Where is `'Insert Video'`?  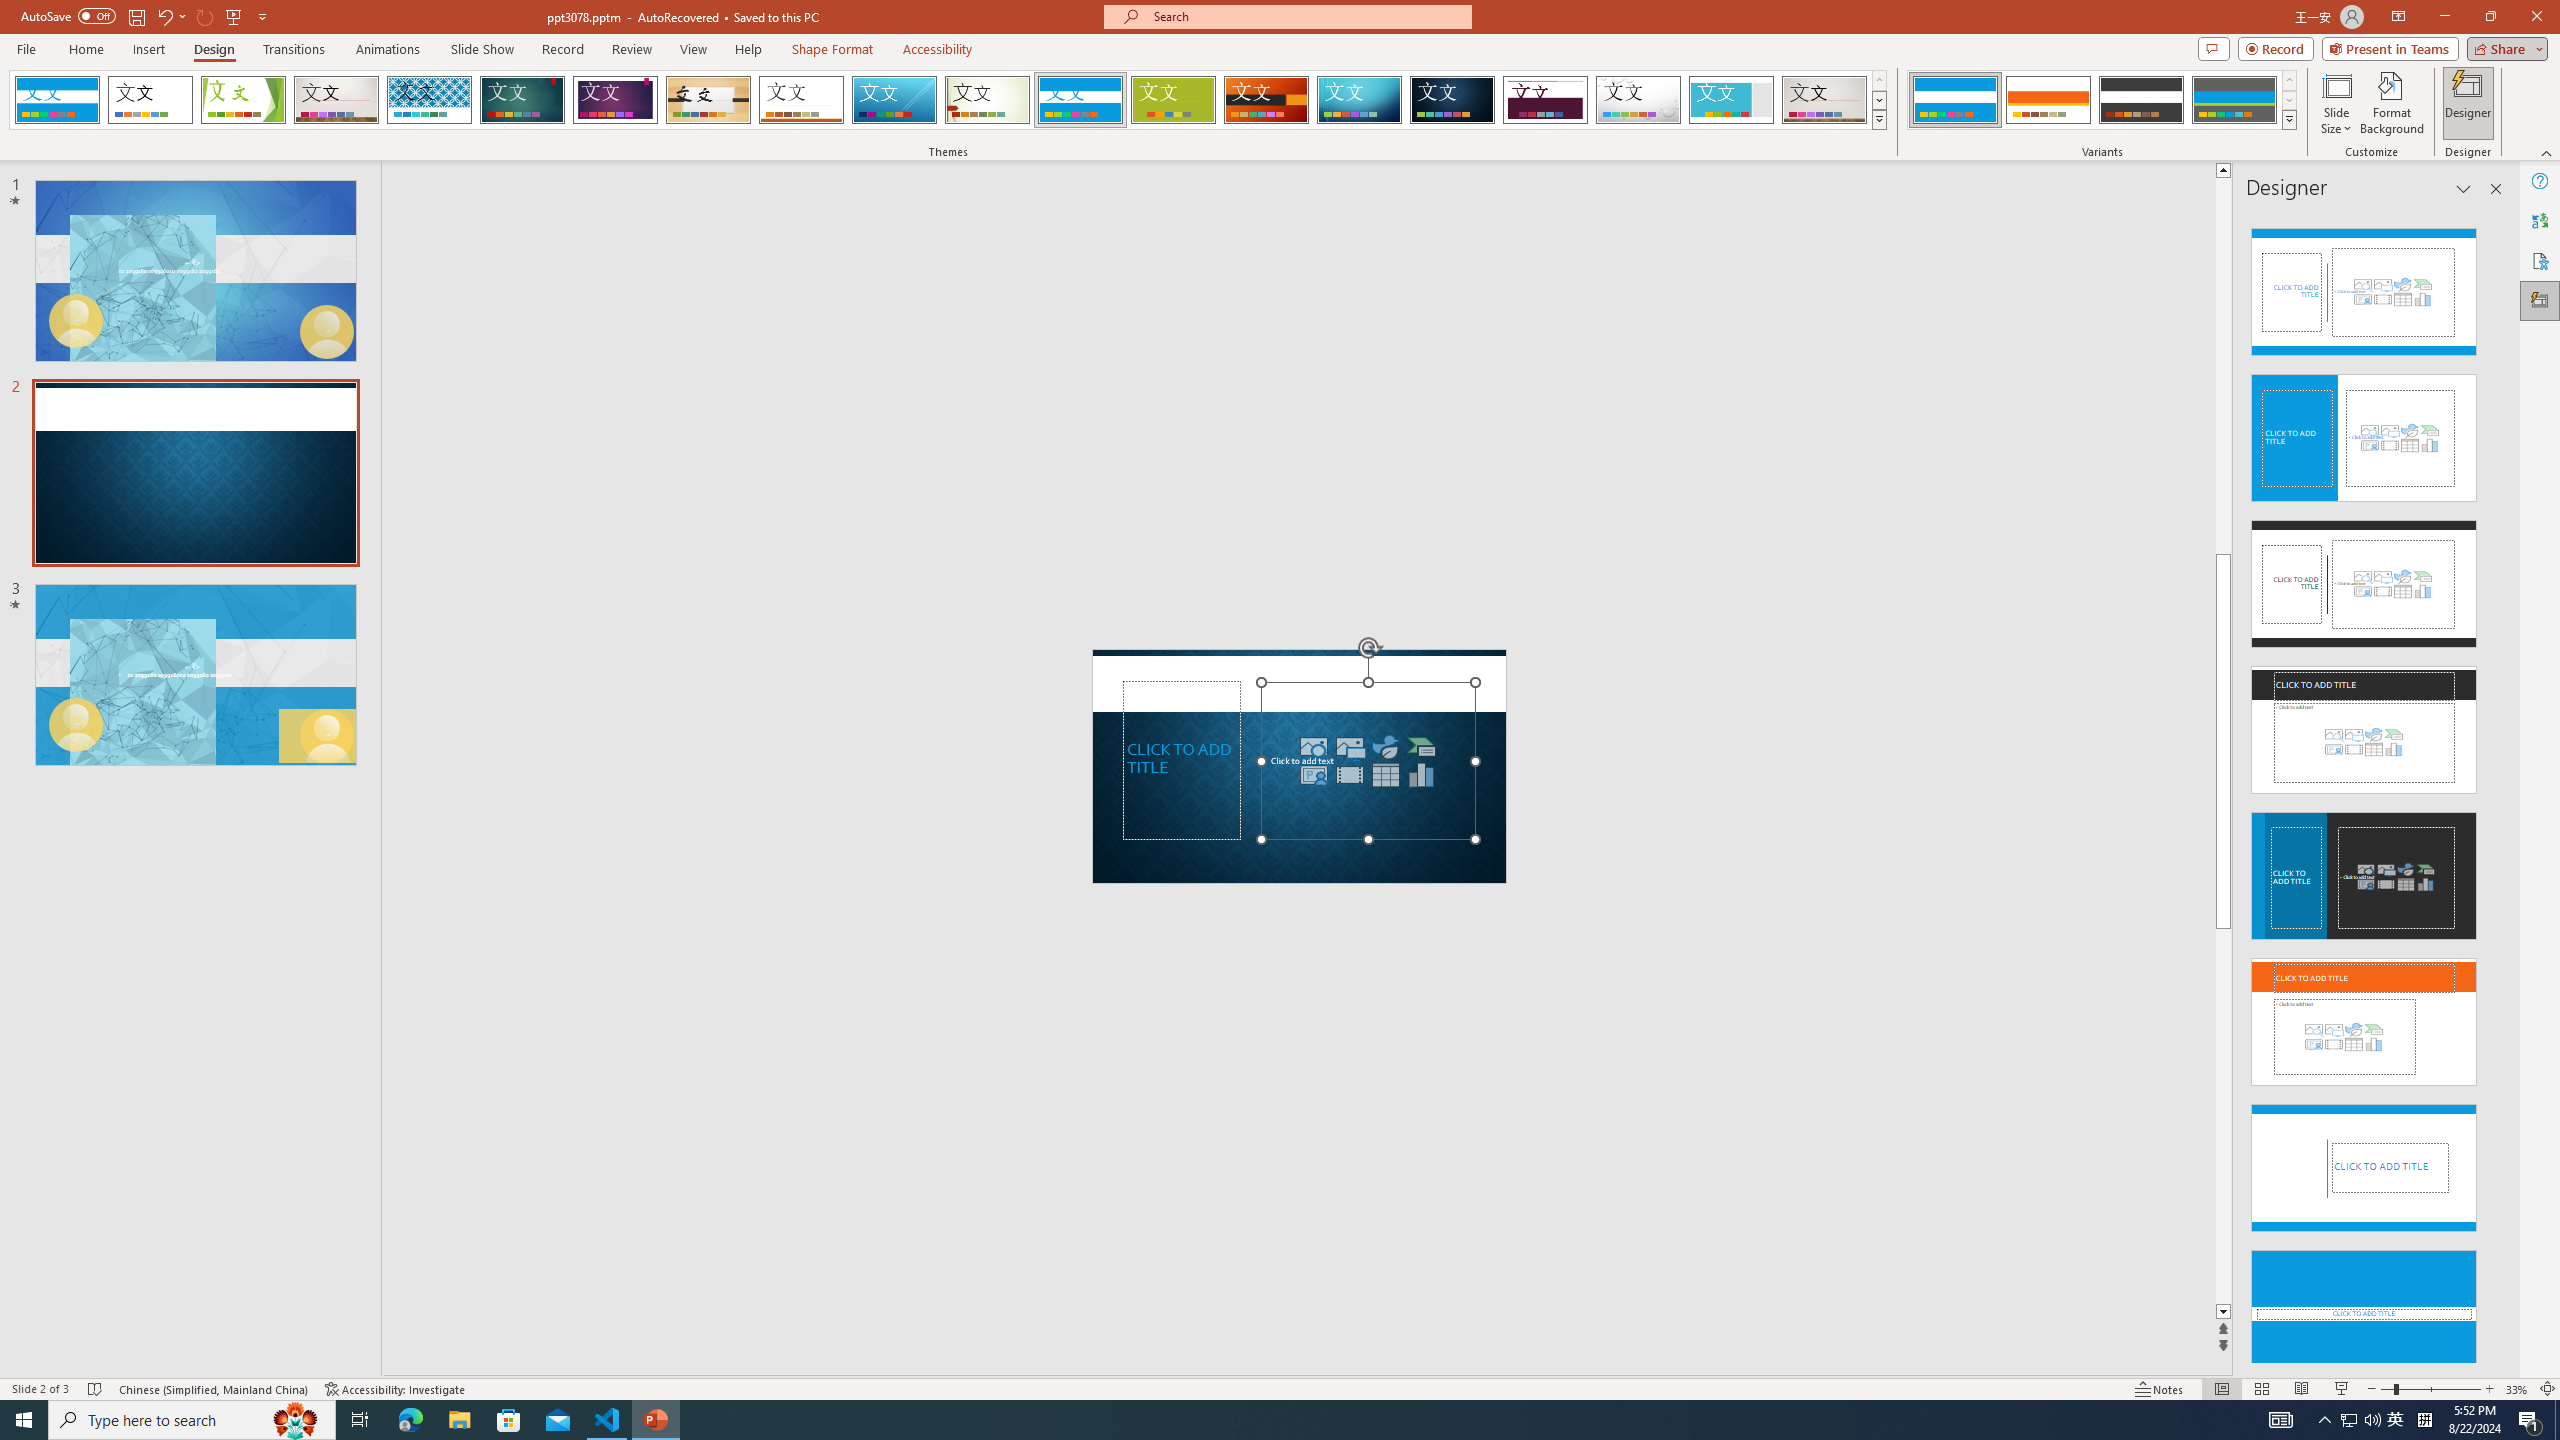
'Insert Video' is located at coordinates (1349, 773).